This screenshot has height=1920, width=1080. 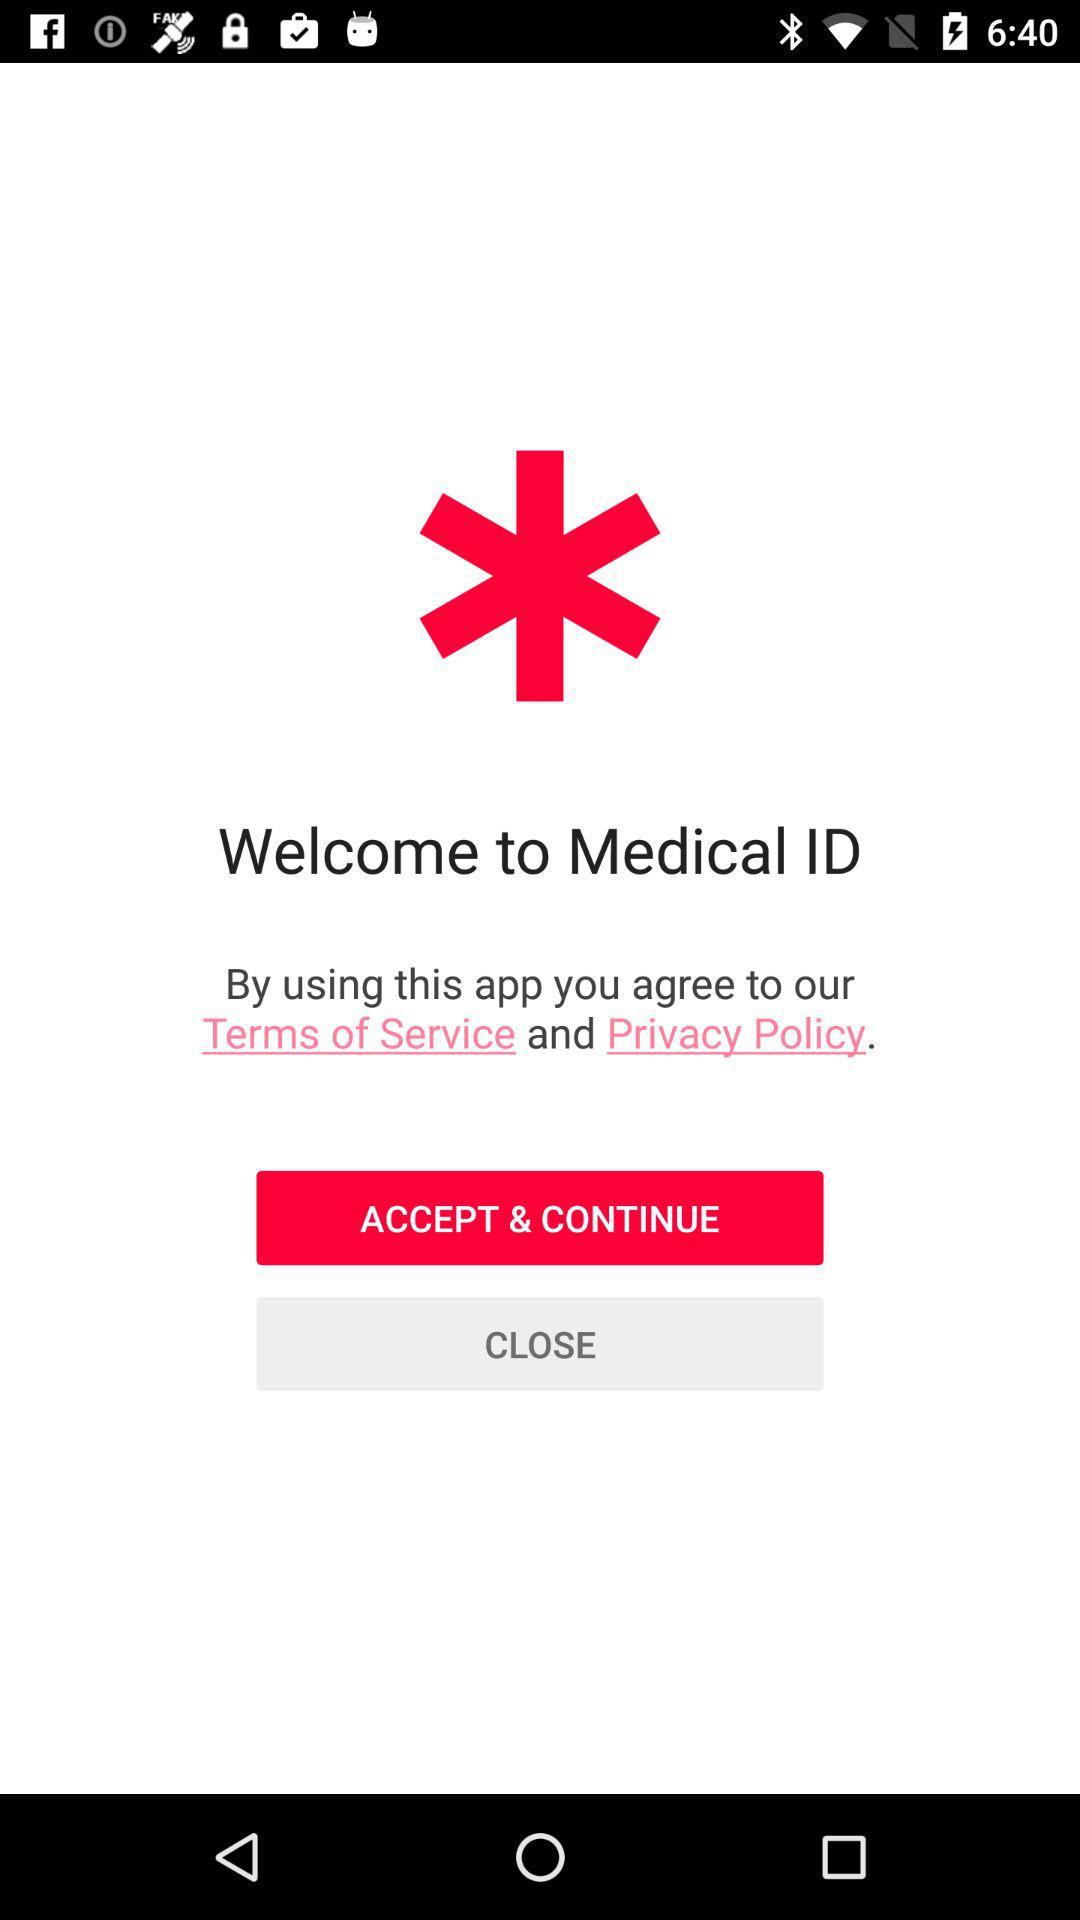 I want to click on icon below welcome to medical icon, so click(x=540, y=1007).